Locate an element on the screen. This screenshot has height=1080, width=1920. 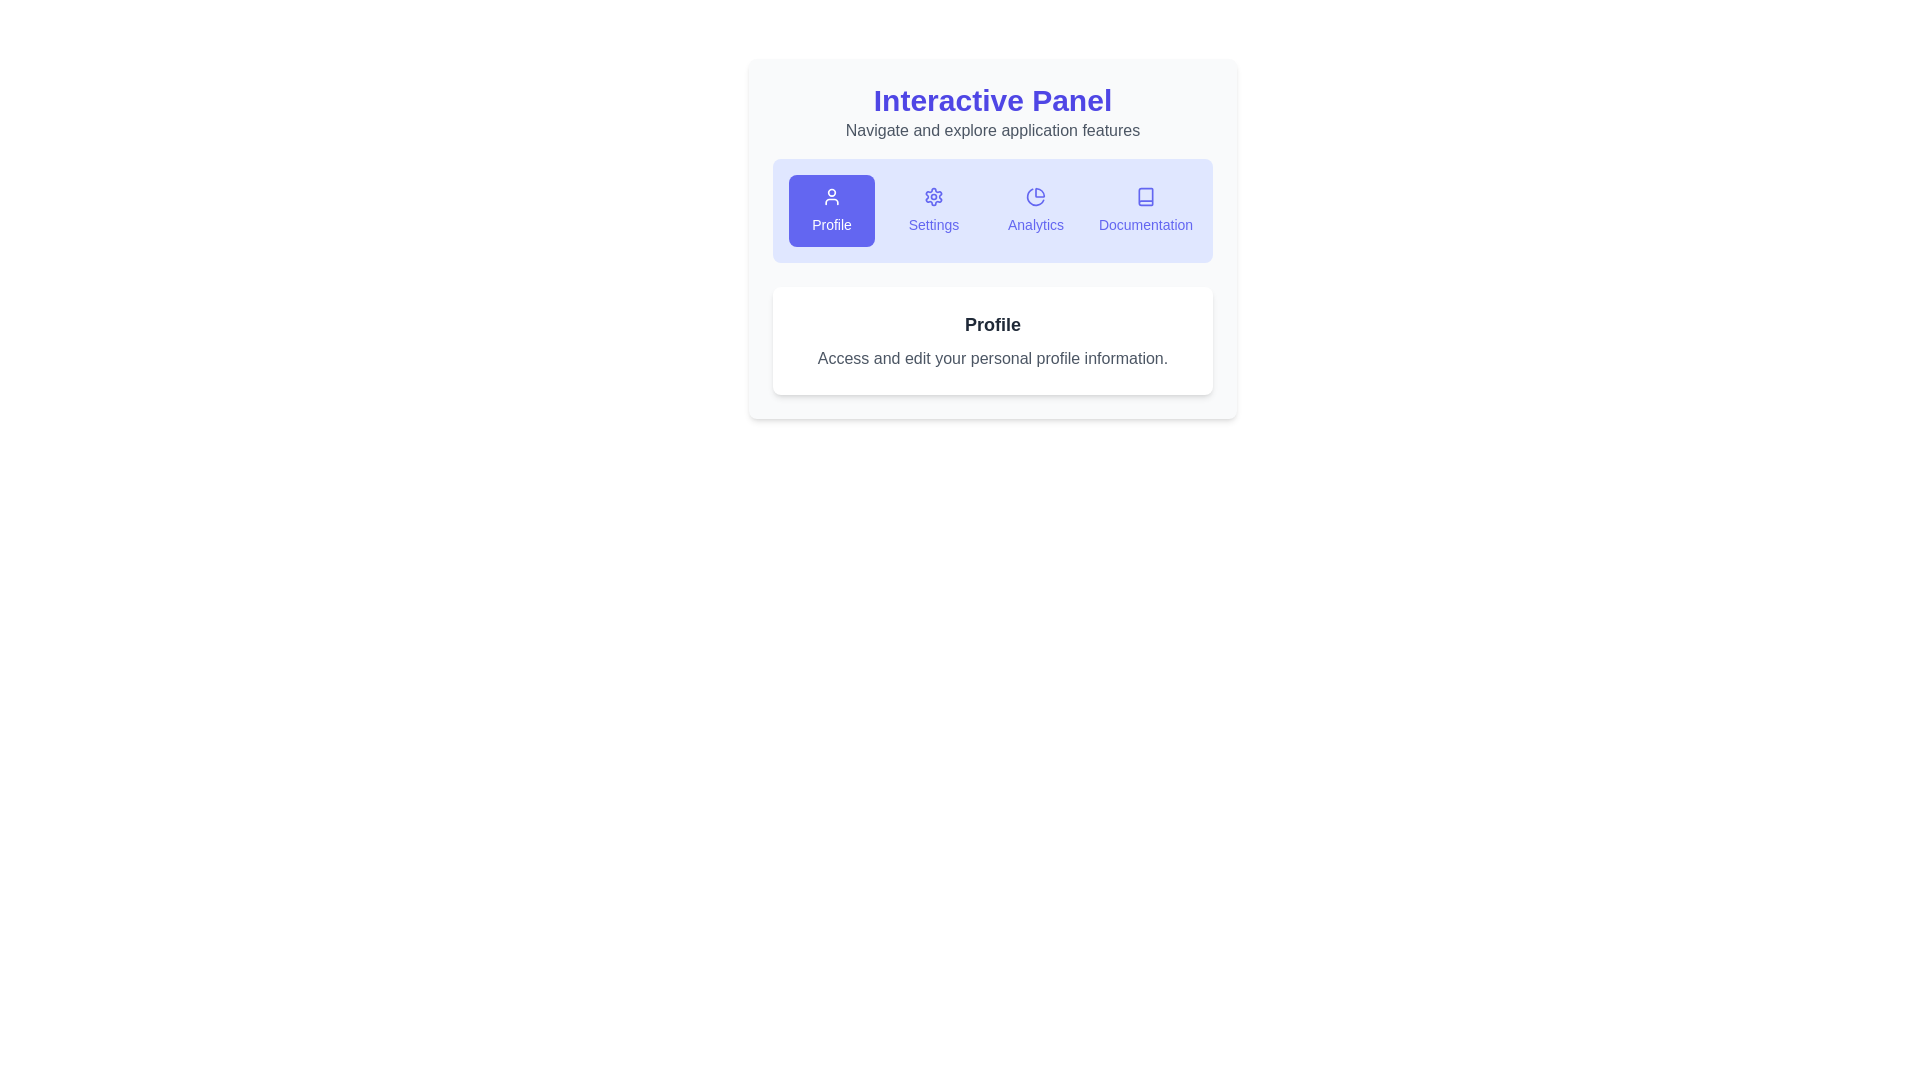
the 'Profile' button, which is the leftmost button in a group of four horizontally aligned buttons, featuring a blue background, white text, and a user silhouette icon above the text is located at coordinates (831, 211).